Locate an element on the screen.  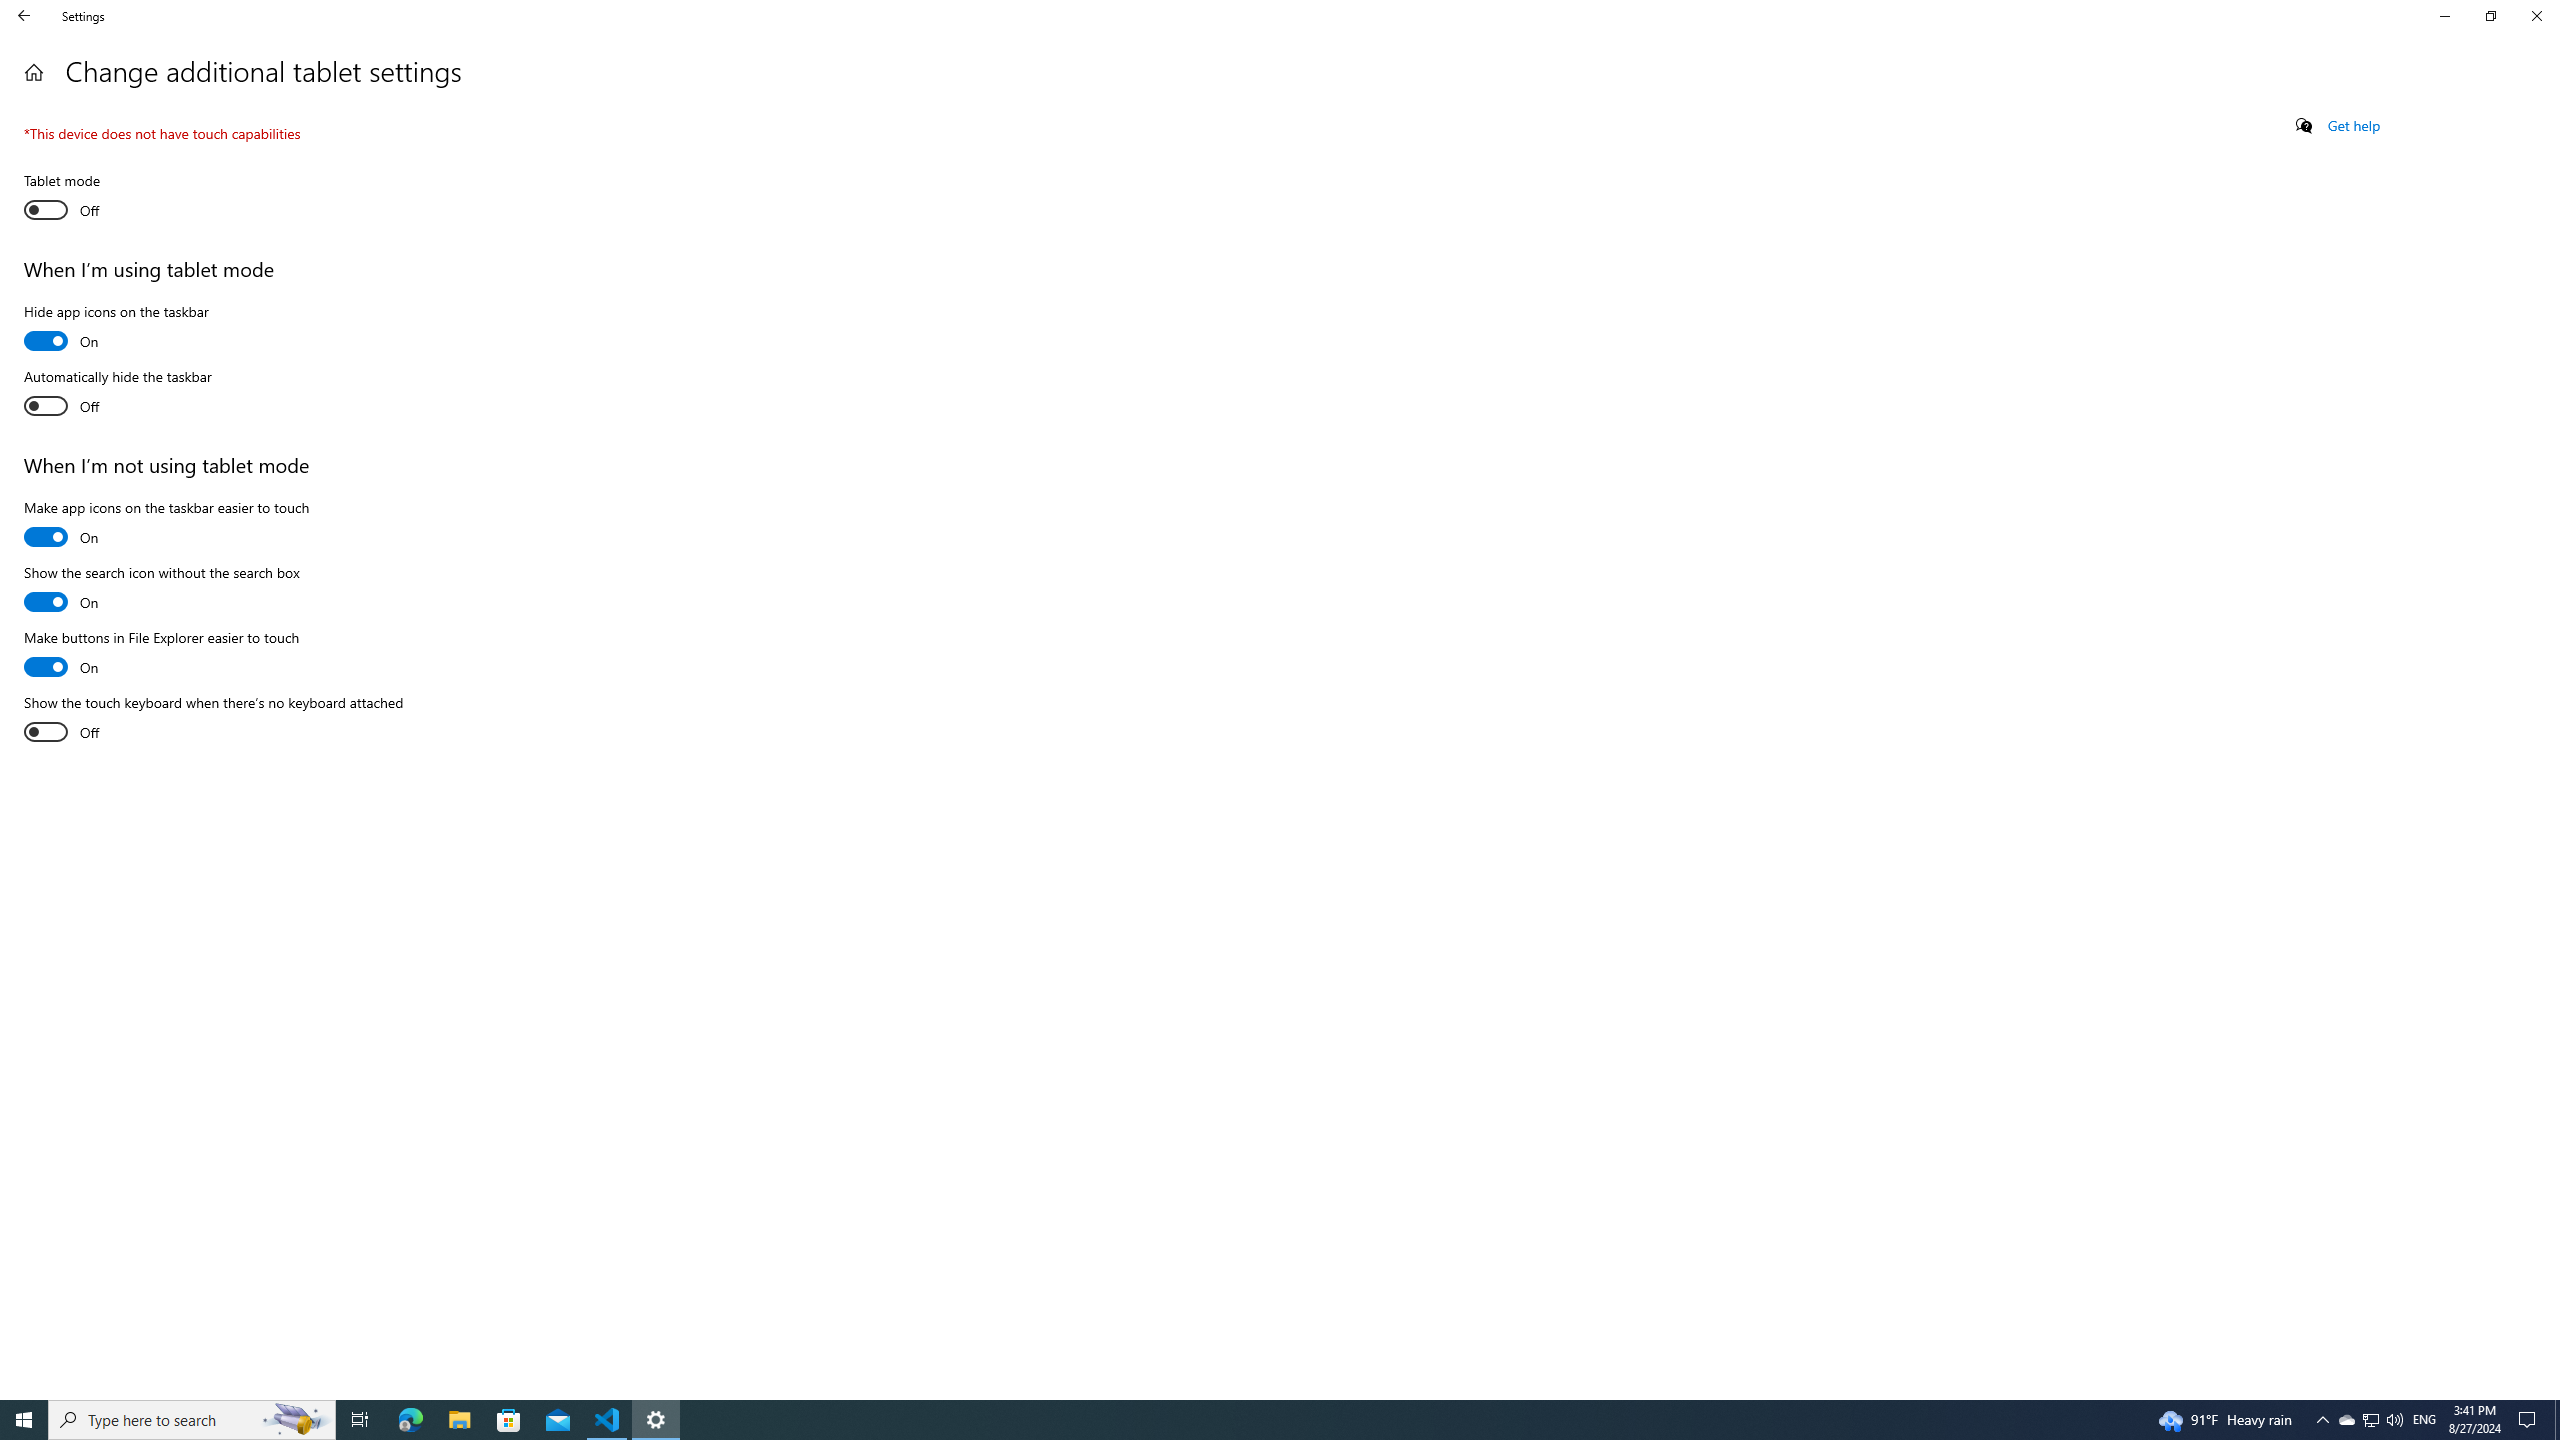
'Home' is located at coordinates (33, 72).